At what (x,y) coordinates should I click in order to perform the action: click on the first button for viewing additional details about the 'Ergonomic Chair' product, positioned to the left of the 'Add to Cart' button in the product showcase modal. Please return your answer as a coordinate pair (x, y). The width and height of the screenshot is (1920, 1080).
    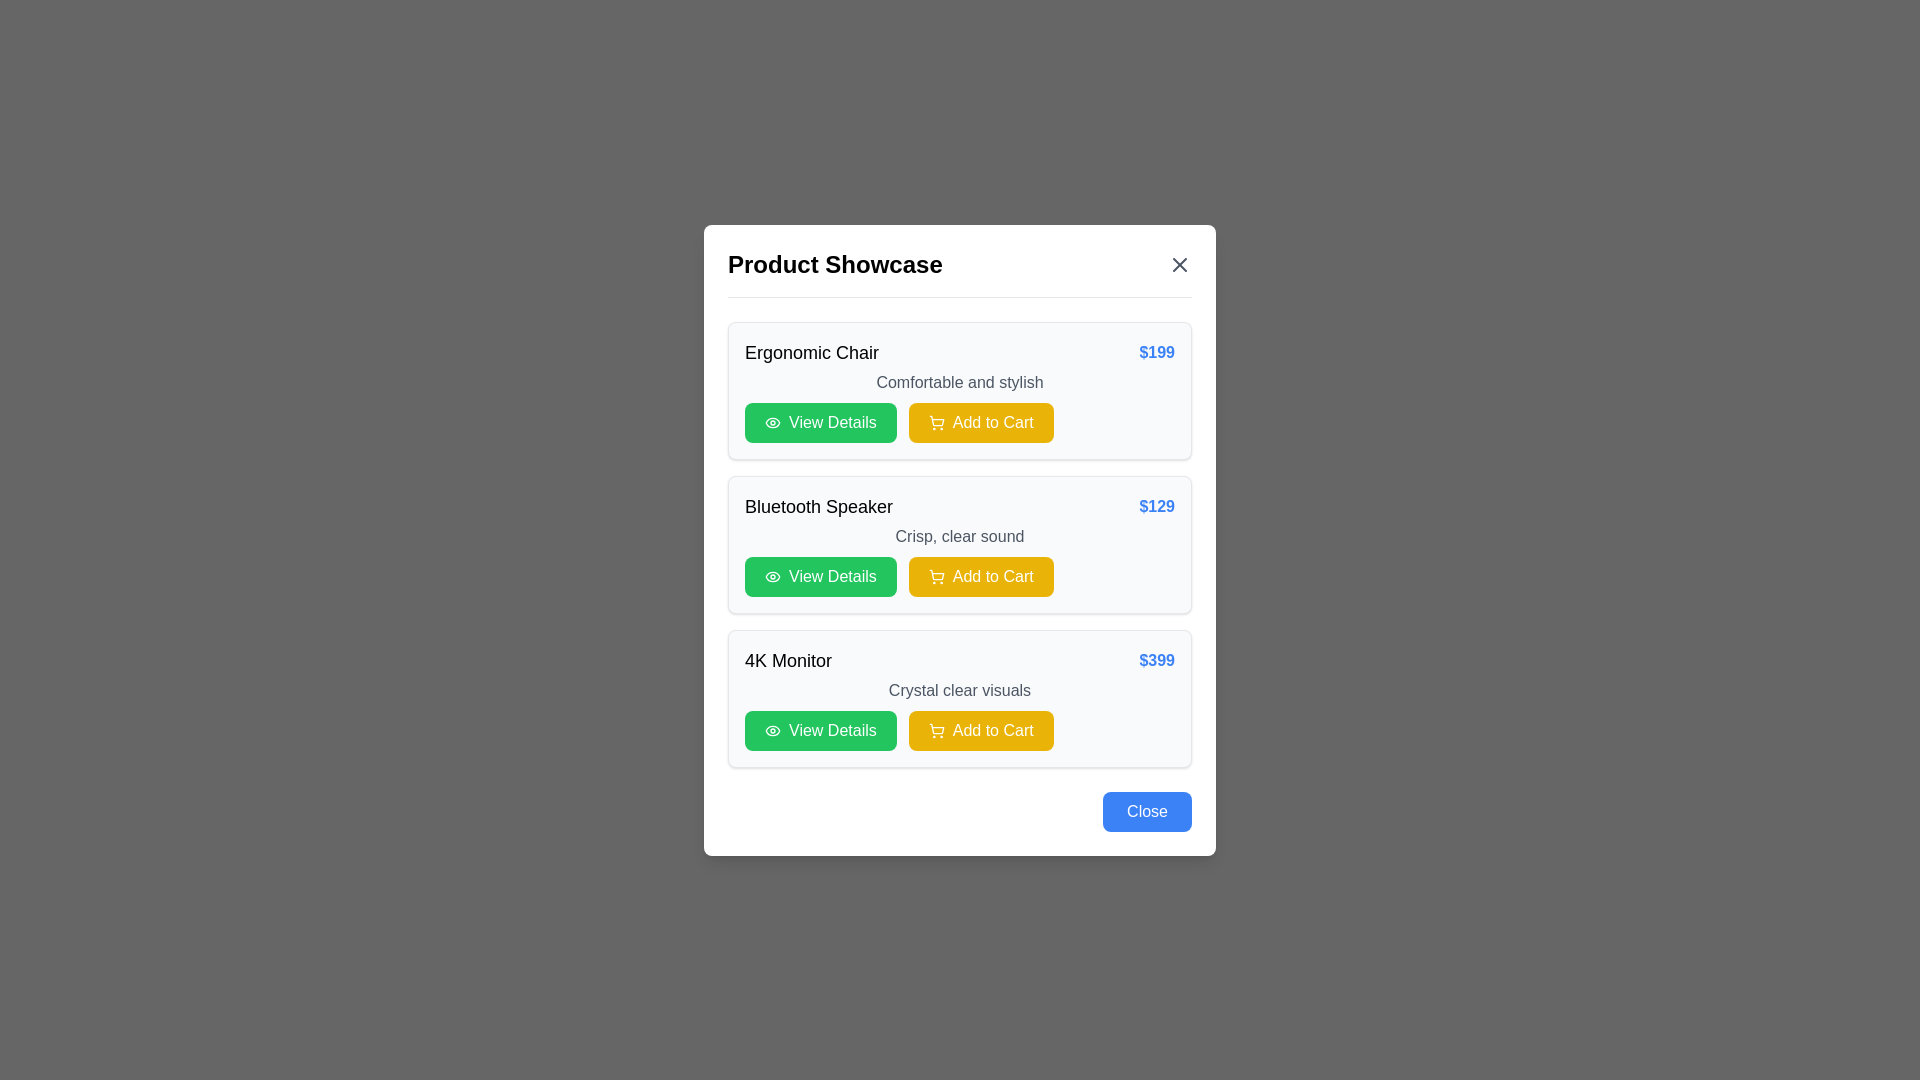
    Looking at the image, I should click on (832, 421).